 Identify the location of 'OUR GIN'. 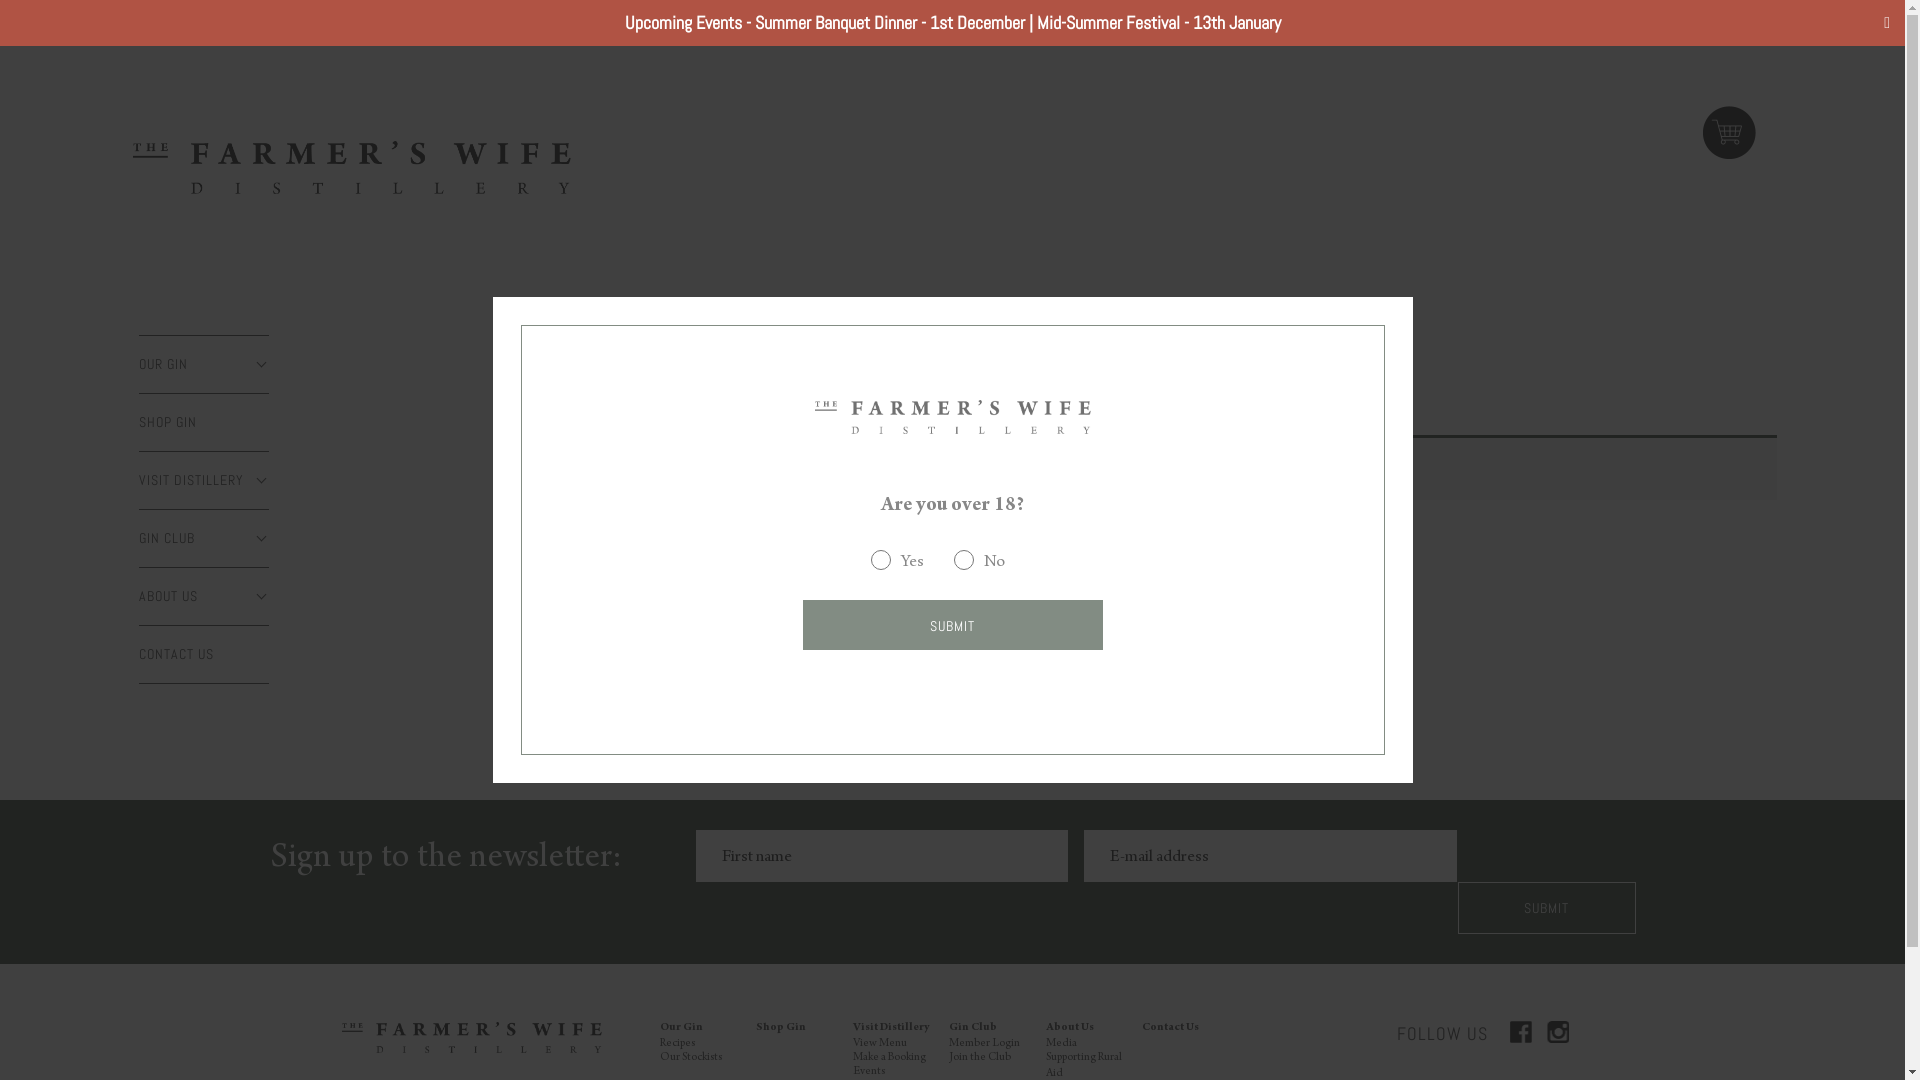
(204, 364).